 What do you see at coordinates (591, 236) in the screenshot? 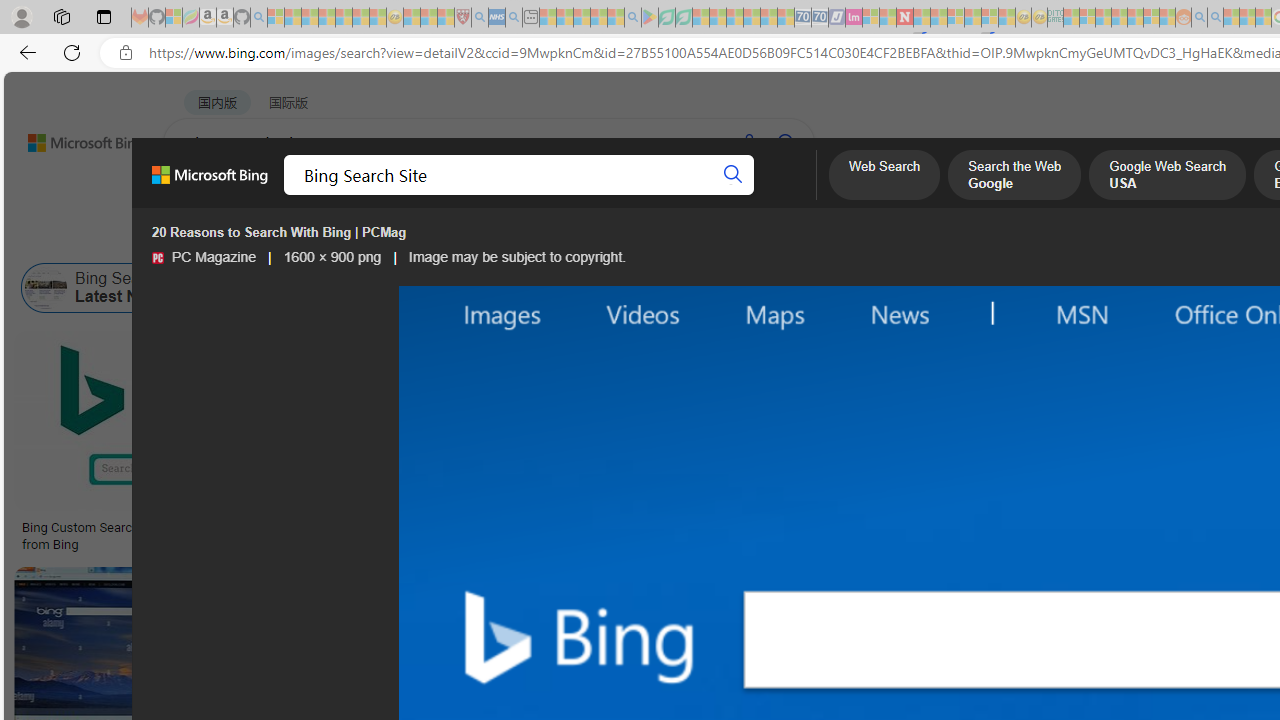
I see `'Date'` at bounding box center [591, 236].